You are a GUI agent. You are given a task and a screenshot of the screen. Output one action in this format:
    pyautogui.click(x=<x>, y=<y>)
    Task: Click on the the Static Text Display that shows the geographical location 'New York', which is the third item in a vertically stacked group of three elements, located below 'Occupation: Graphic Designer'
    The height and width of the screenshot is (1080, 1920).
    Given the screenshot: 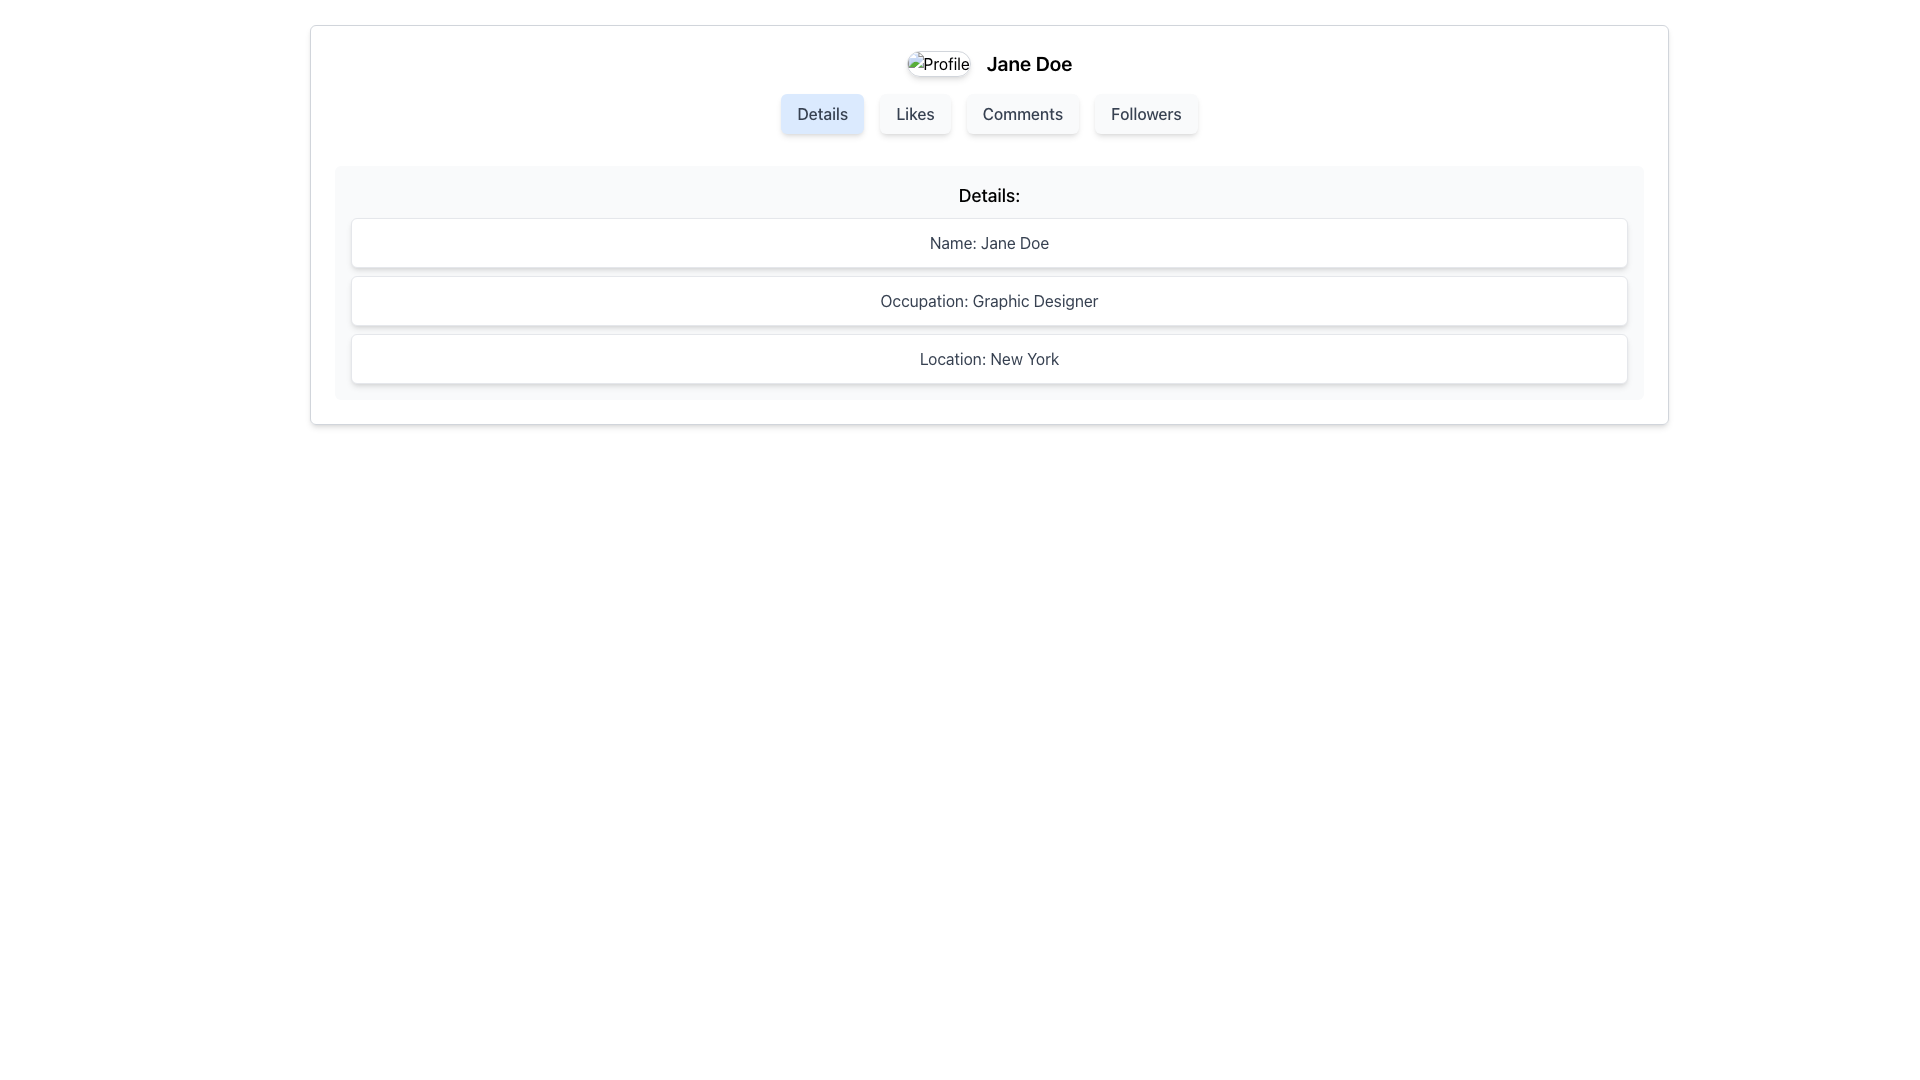 What is the action you would take?
    pyautogui.click(x=989, y=357)
    